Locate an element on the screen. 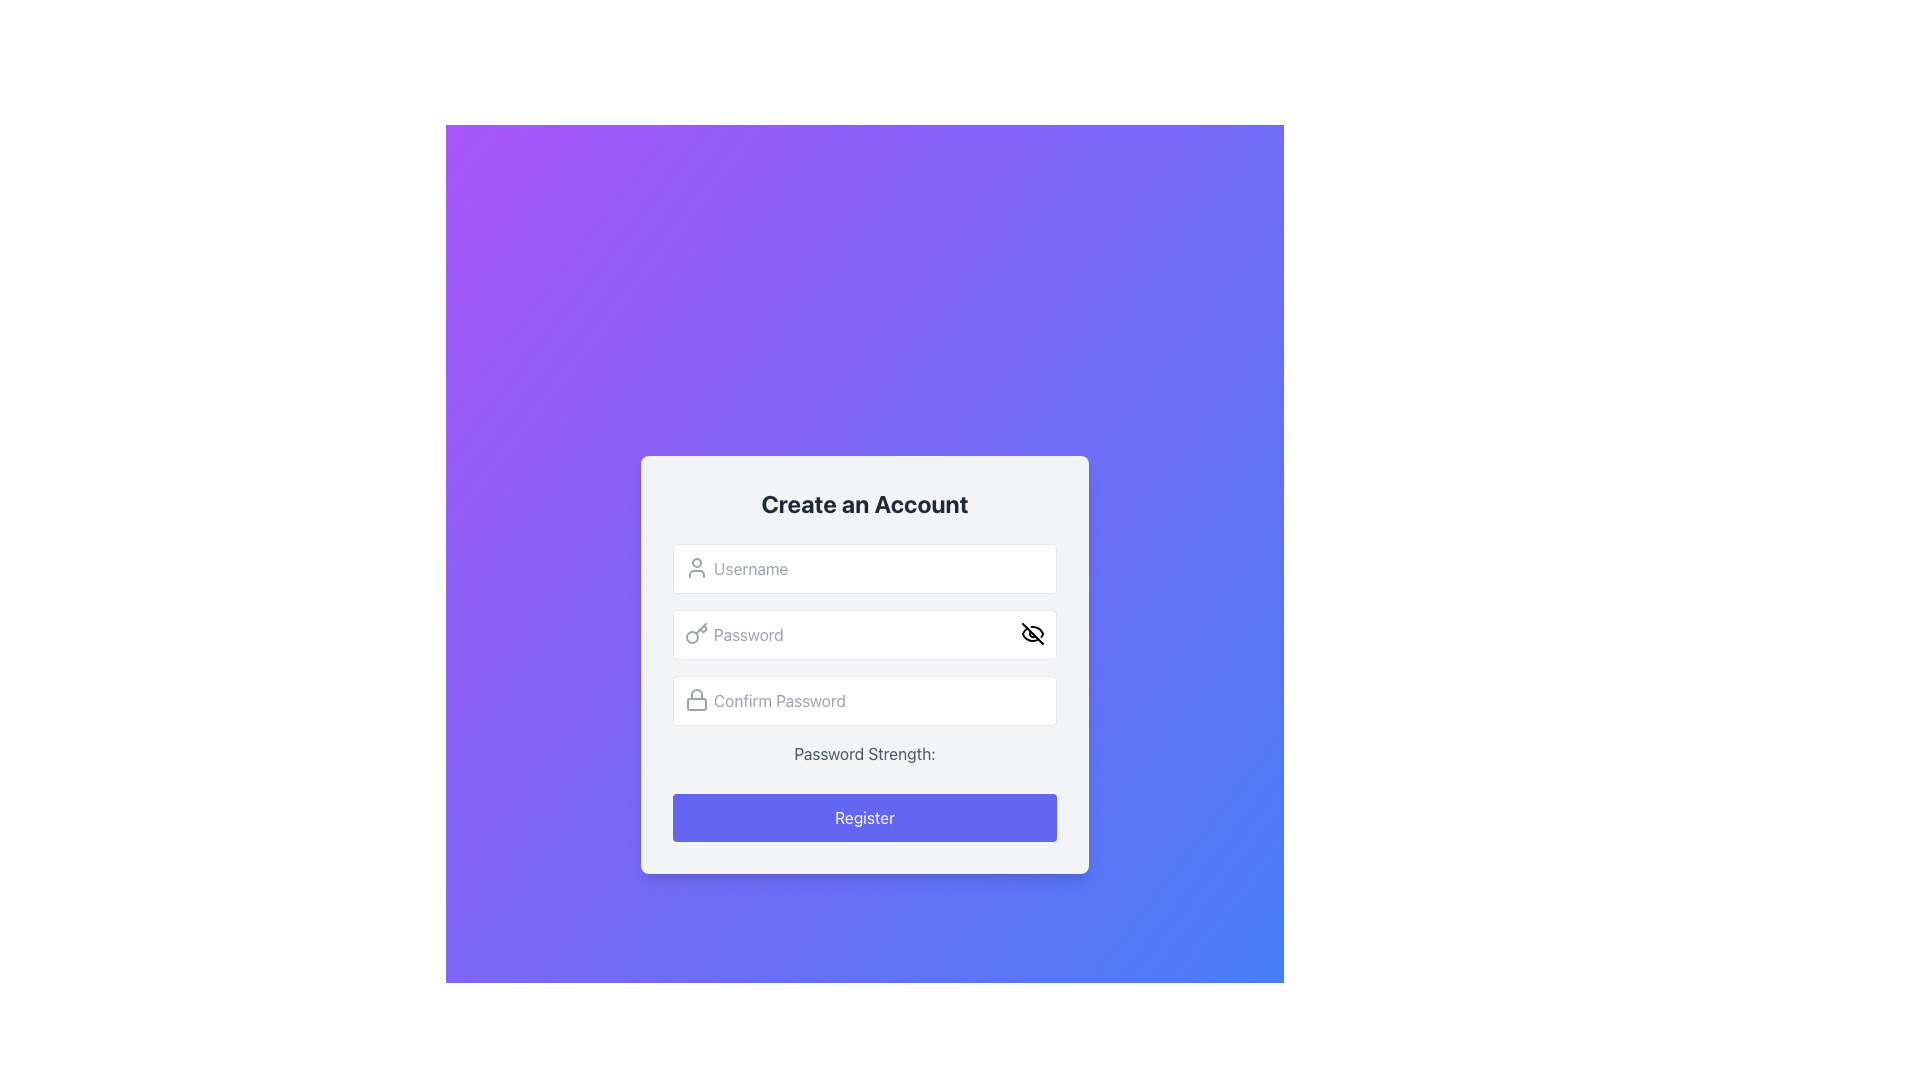 The width and height of the screenshot is (1920, 1080). the combined textual label and progress bar displaying 'Password Strength:' and its red progress bar, located in the middle of the form, below the password confirmation input field is located at coordinates (864, 759).